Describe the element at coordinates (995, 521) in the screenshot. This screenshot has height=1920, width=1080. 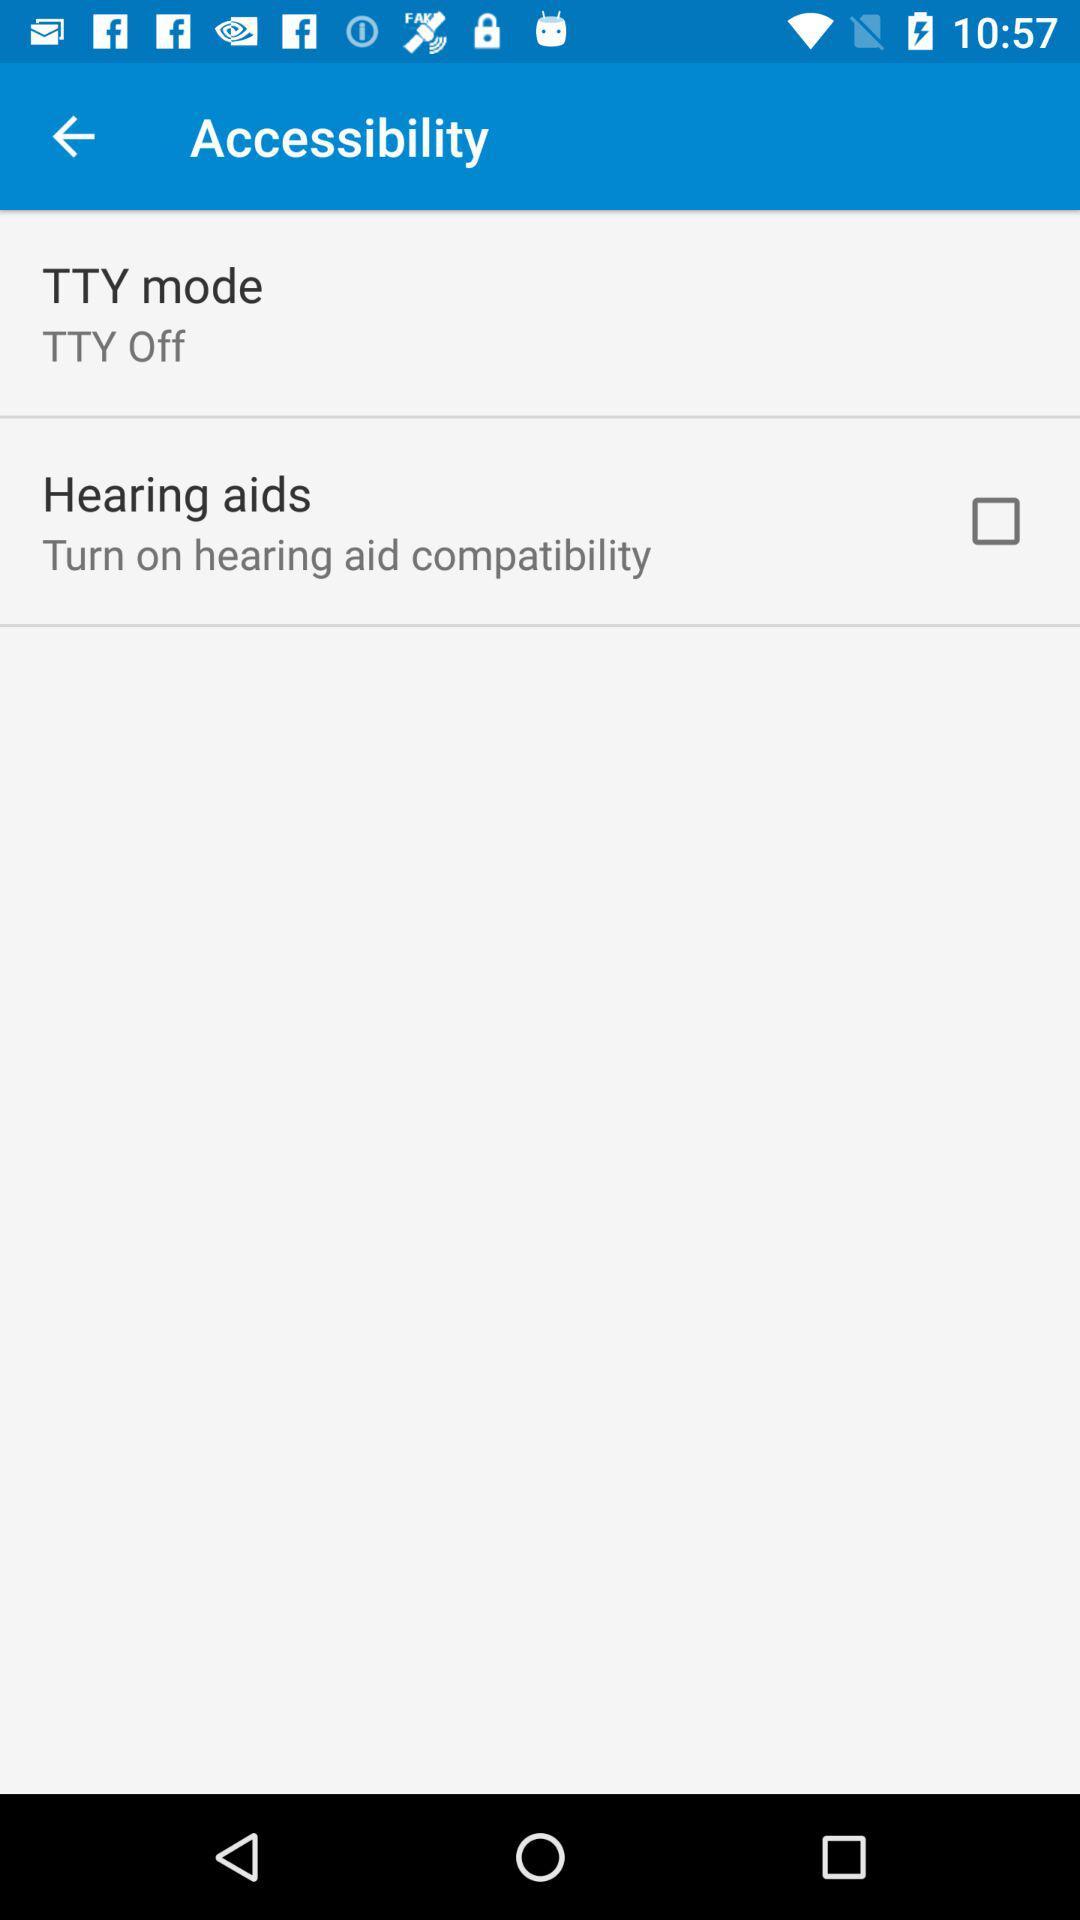
I see `the app to the right of the turn on hearing icon` at that location.